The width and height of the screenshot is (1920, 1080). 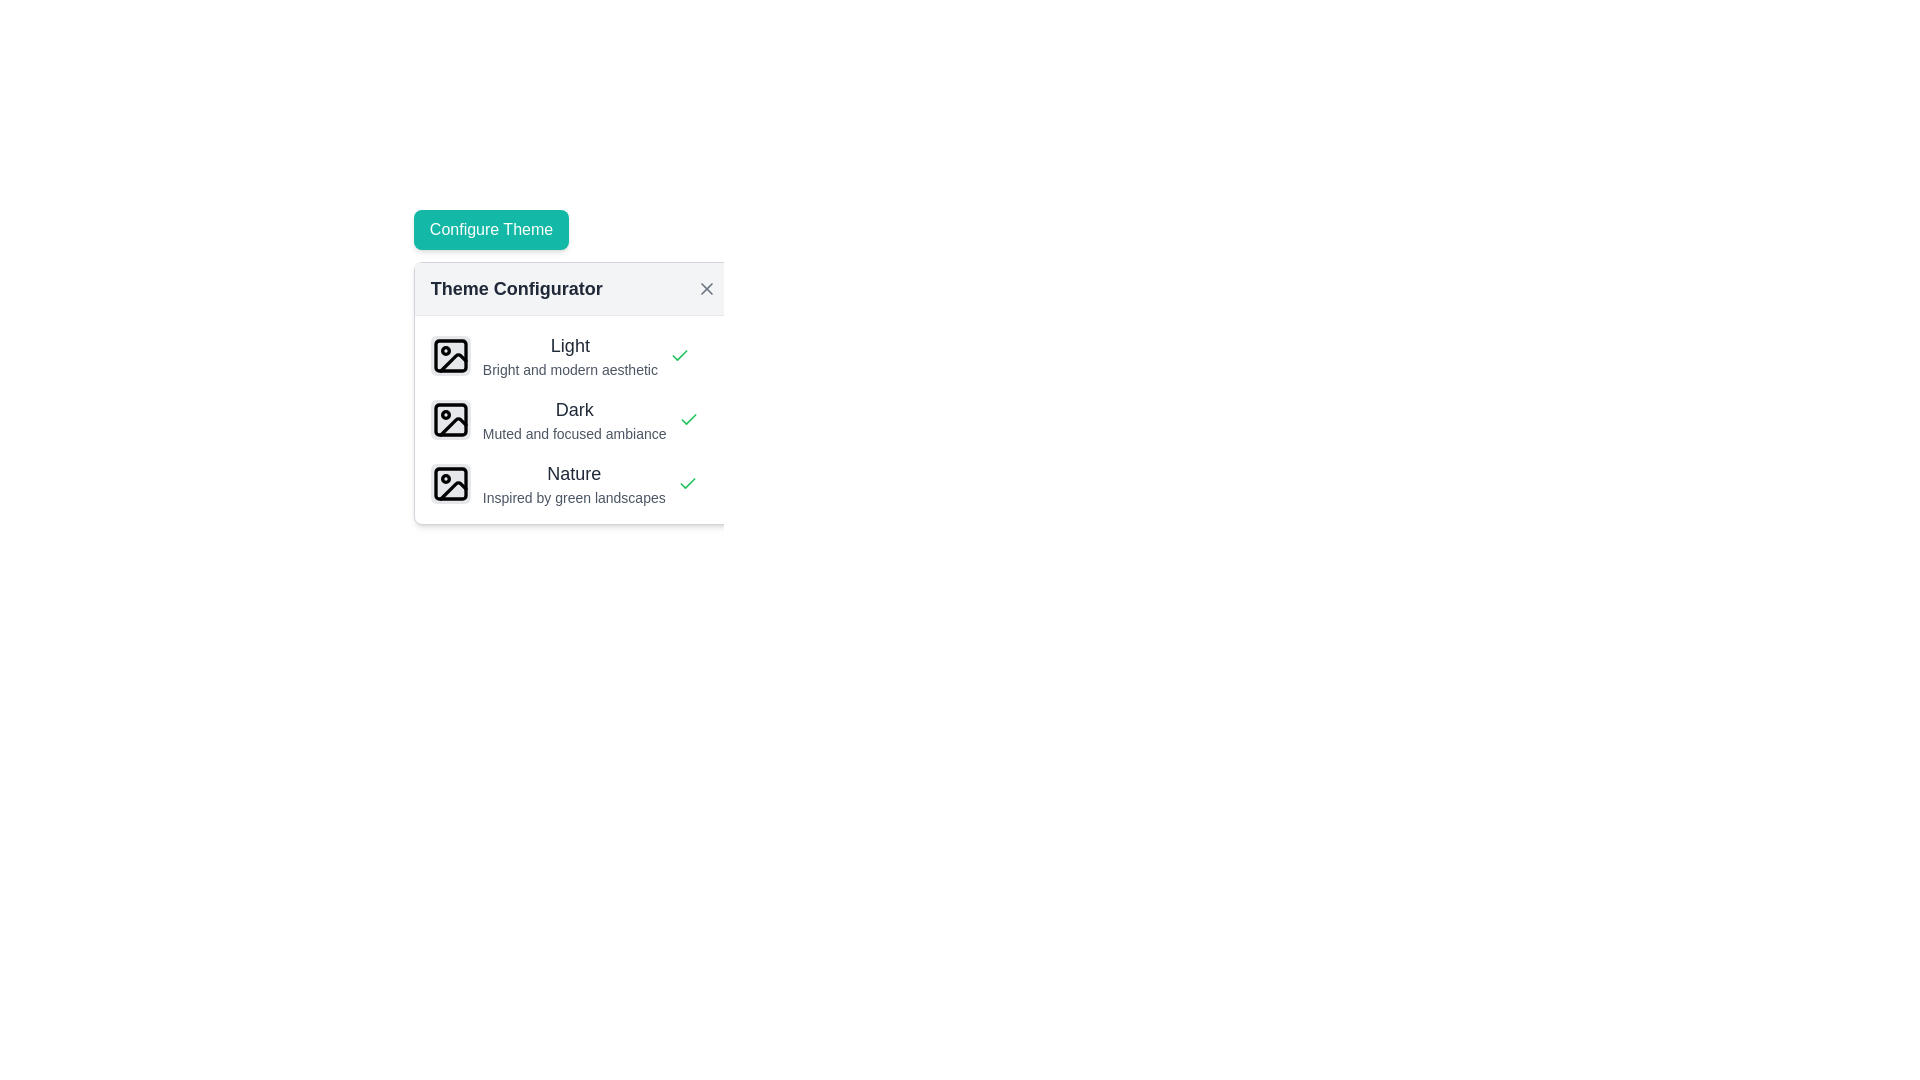 What do you see at coordinates (569, 354) in the screenshot?
I see `the descriptive text element in the 'Theme Configurator' panel that provides information about the 'Light' theme, located at the top left corner of the list` at bounding box center [569, 354].